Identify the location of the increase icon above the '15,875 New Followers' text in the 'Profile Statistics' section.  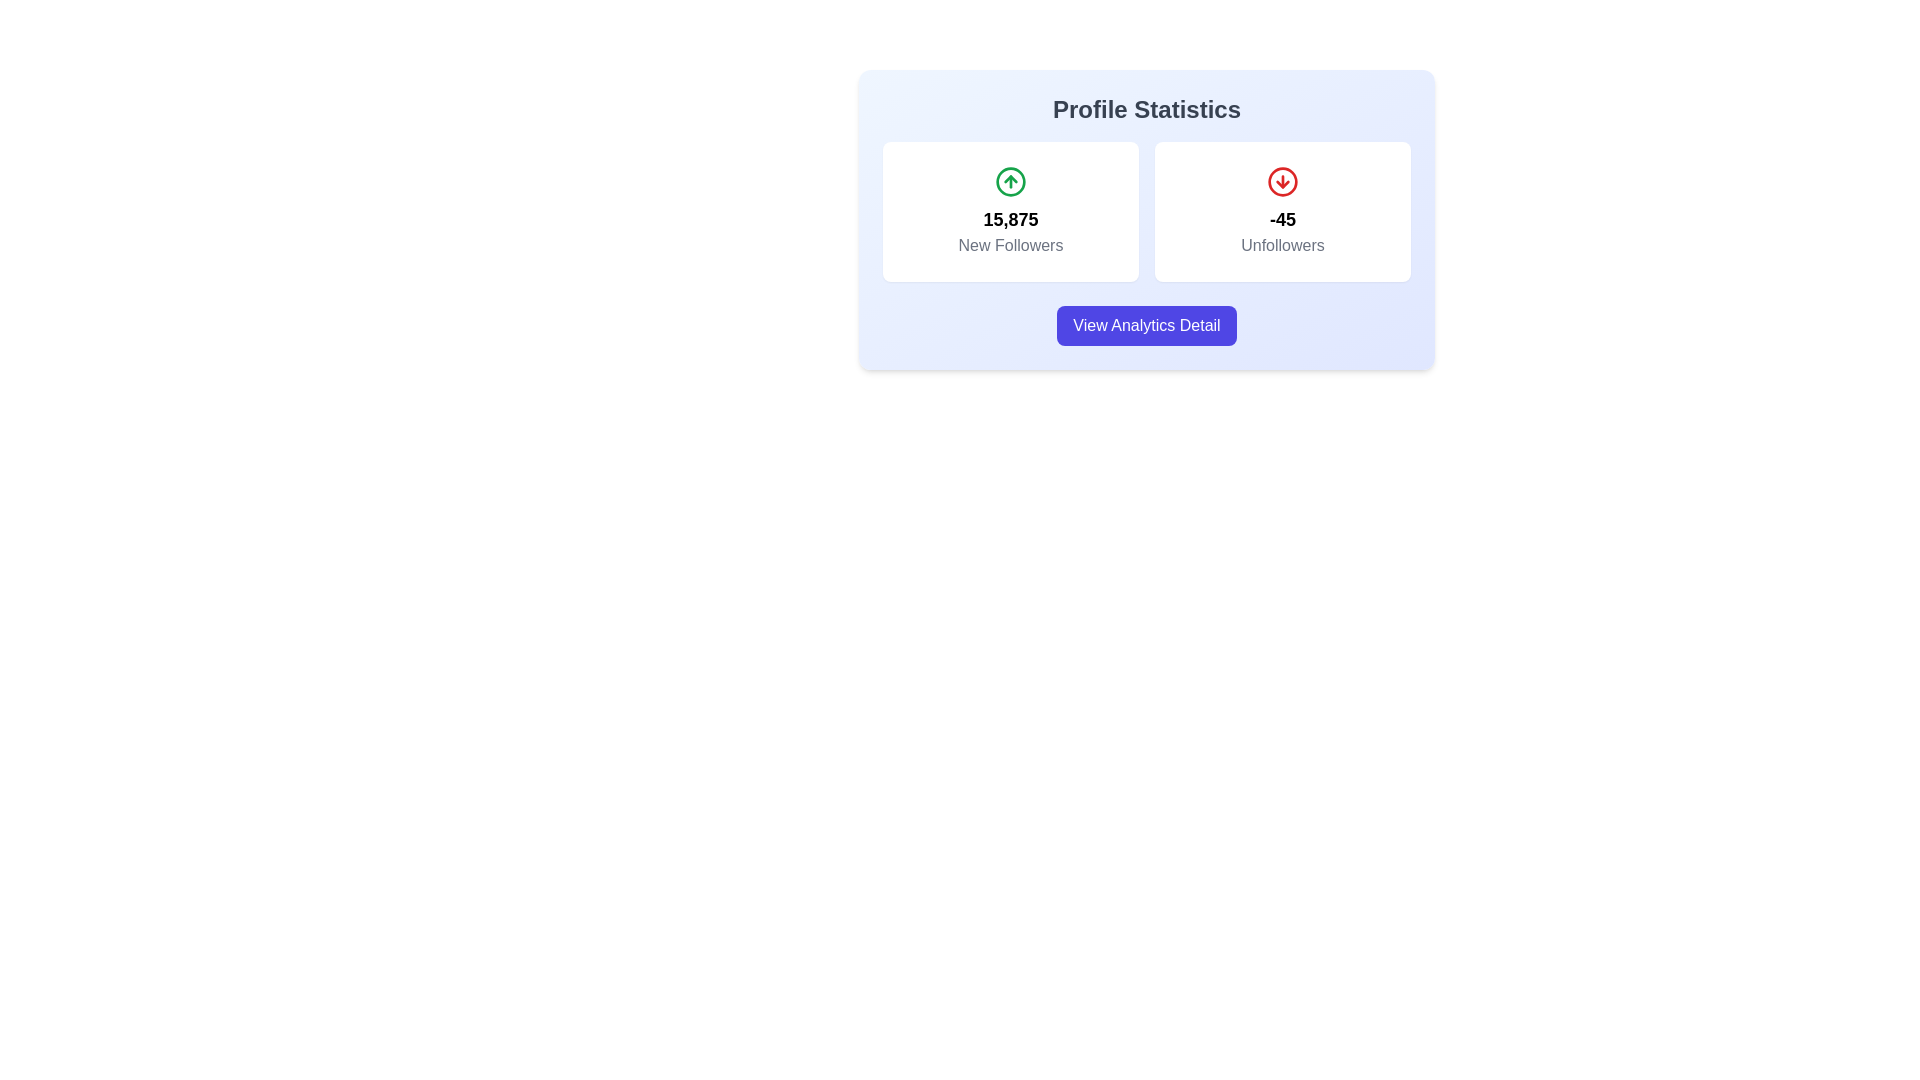
(1011, 181).